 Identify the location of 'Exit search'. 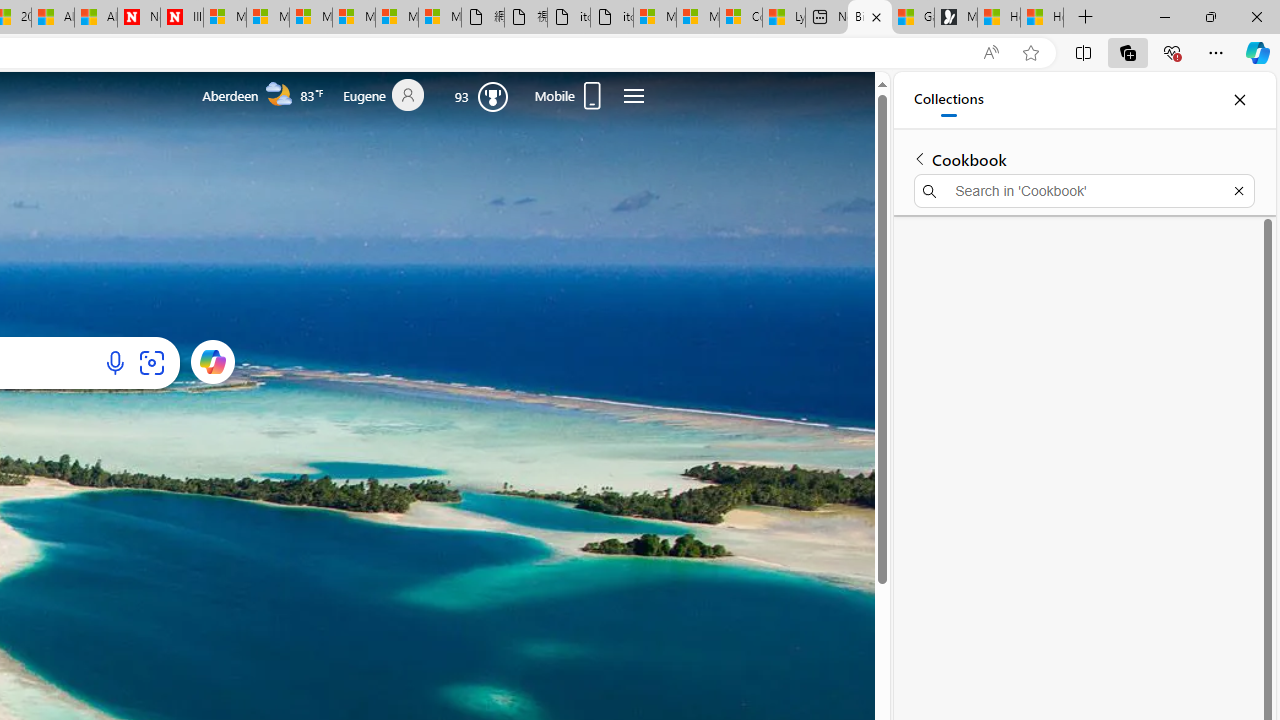
(1238, 191).